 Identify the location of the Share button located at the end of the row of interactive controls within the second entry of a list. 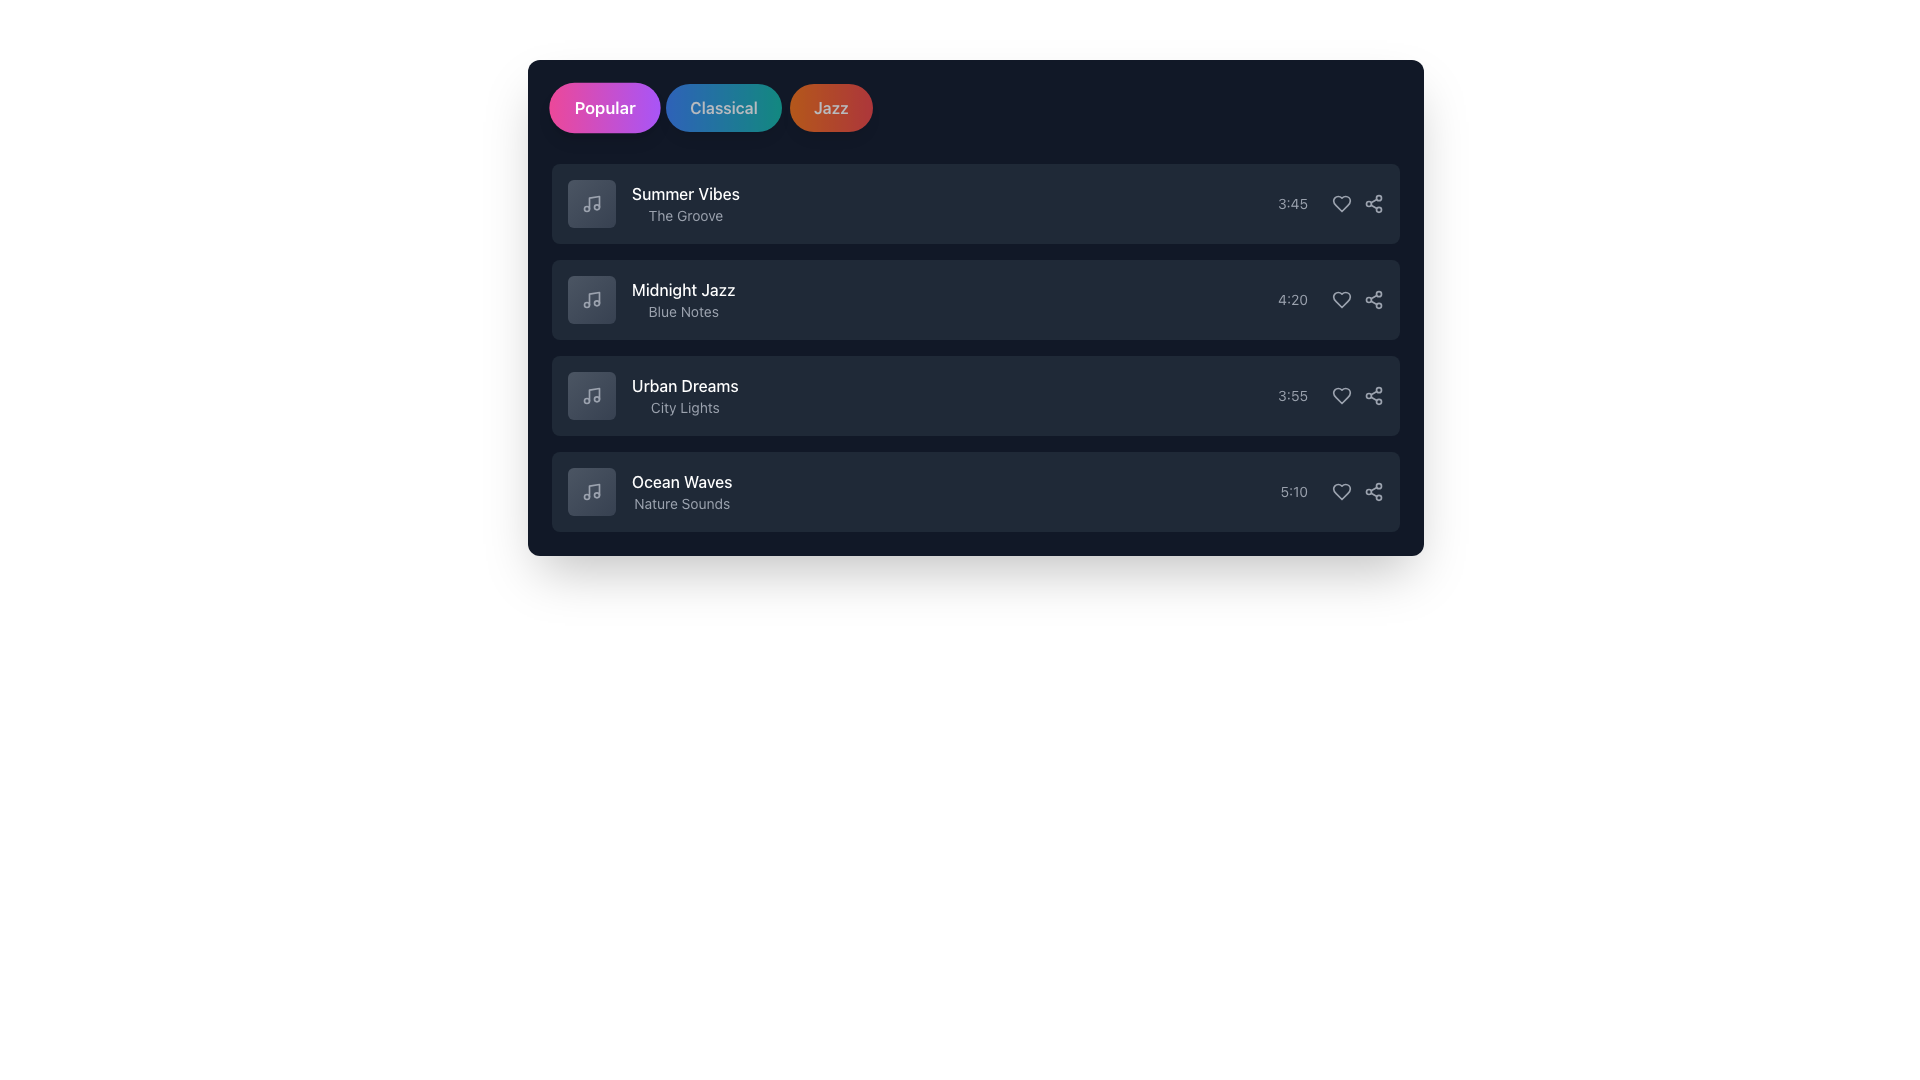
(1372, 300).